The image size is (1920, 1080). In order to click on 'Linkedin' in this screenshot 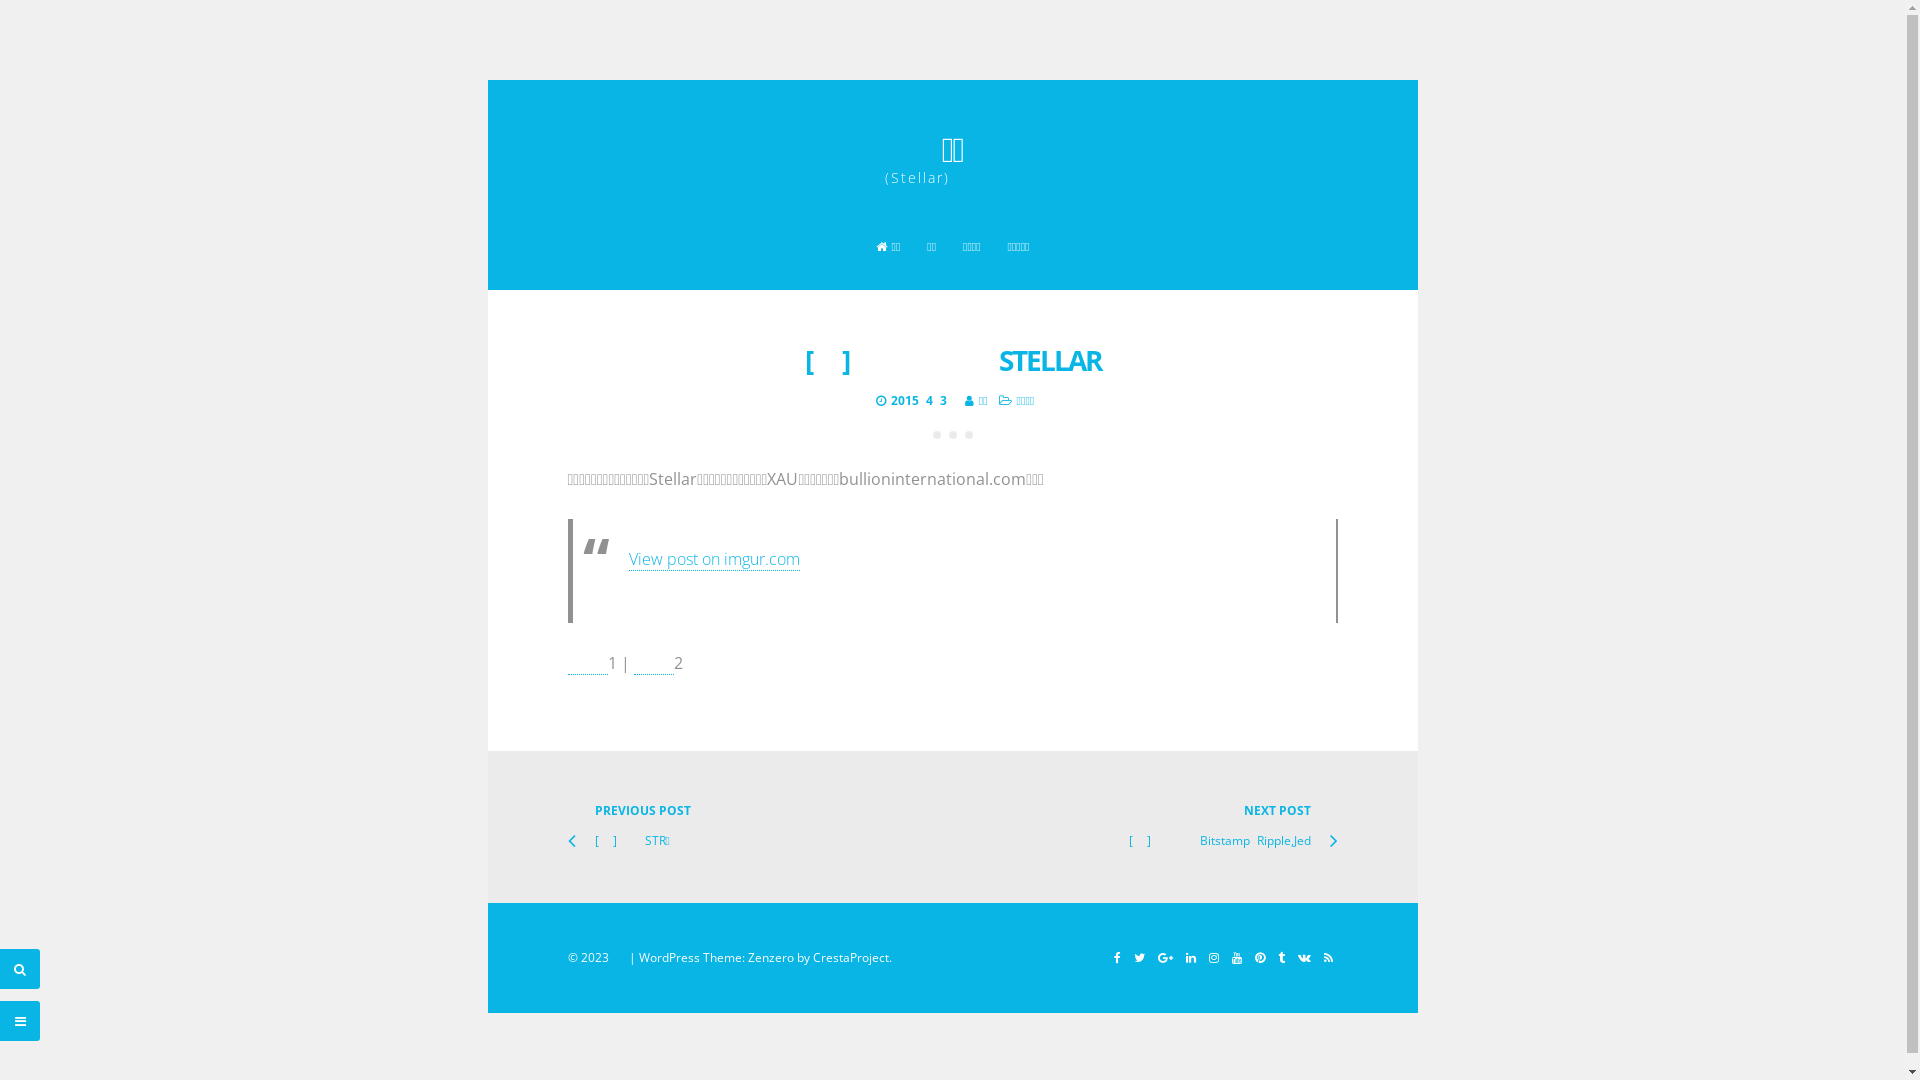, I will do `click(1180, 956)`.